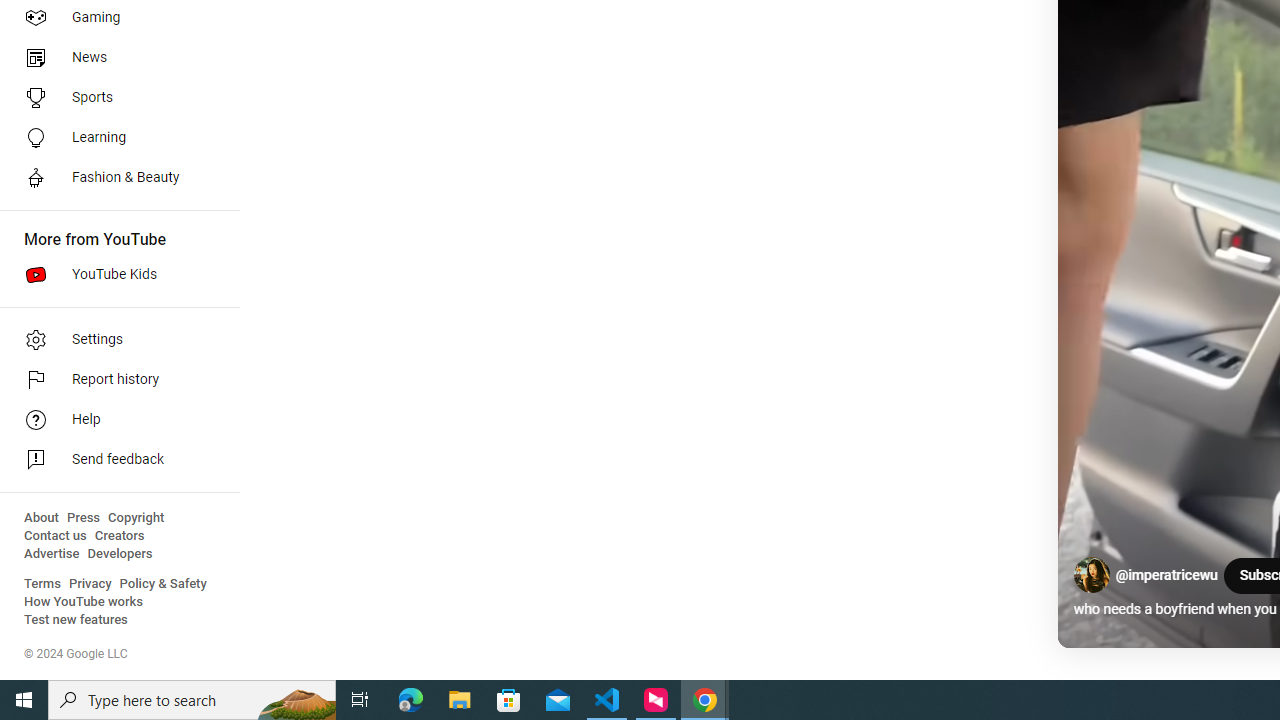 Image resolution: width=1280 pixels, height=720 pixels. I want to click on 'How YouTube works', so click(82, 601).